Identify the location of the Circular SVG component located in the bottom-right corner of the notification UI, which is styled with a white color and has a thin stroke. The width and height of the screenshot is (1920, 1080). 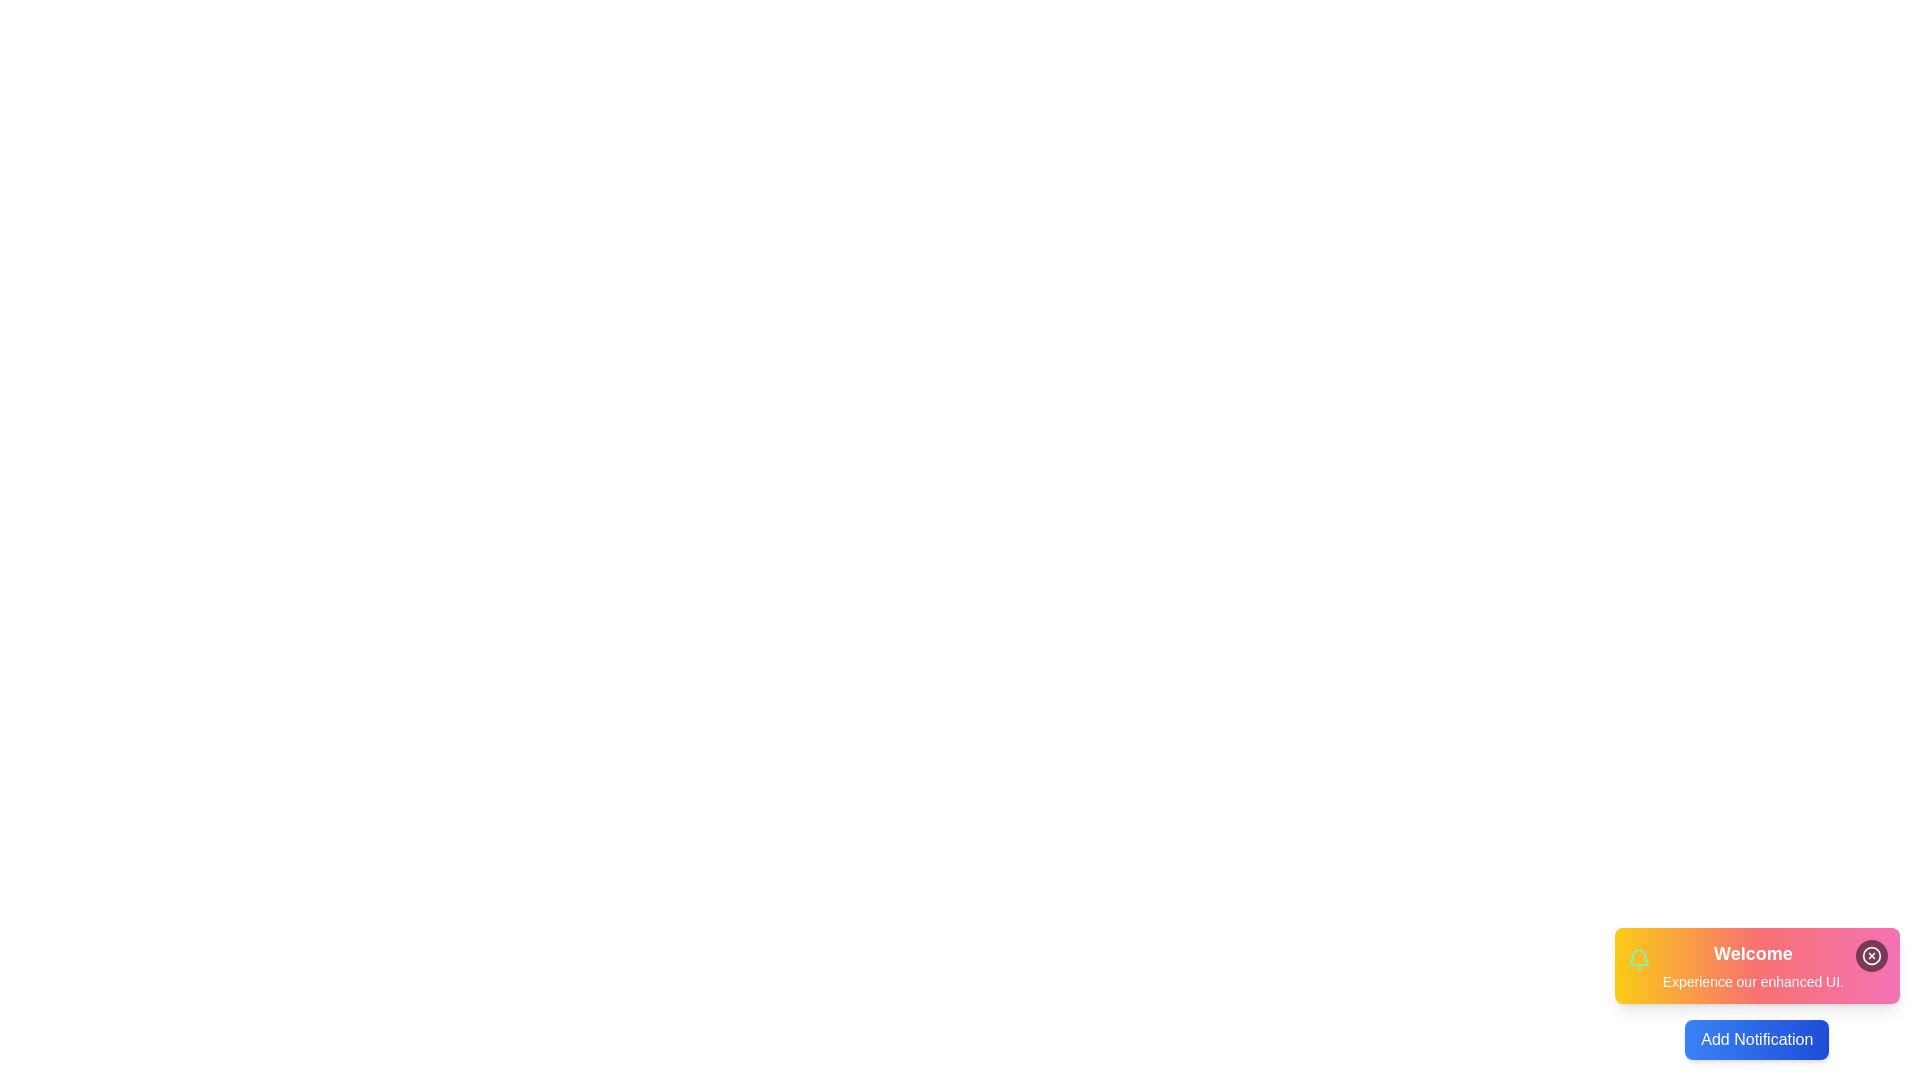
(1871, 955).